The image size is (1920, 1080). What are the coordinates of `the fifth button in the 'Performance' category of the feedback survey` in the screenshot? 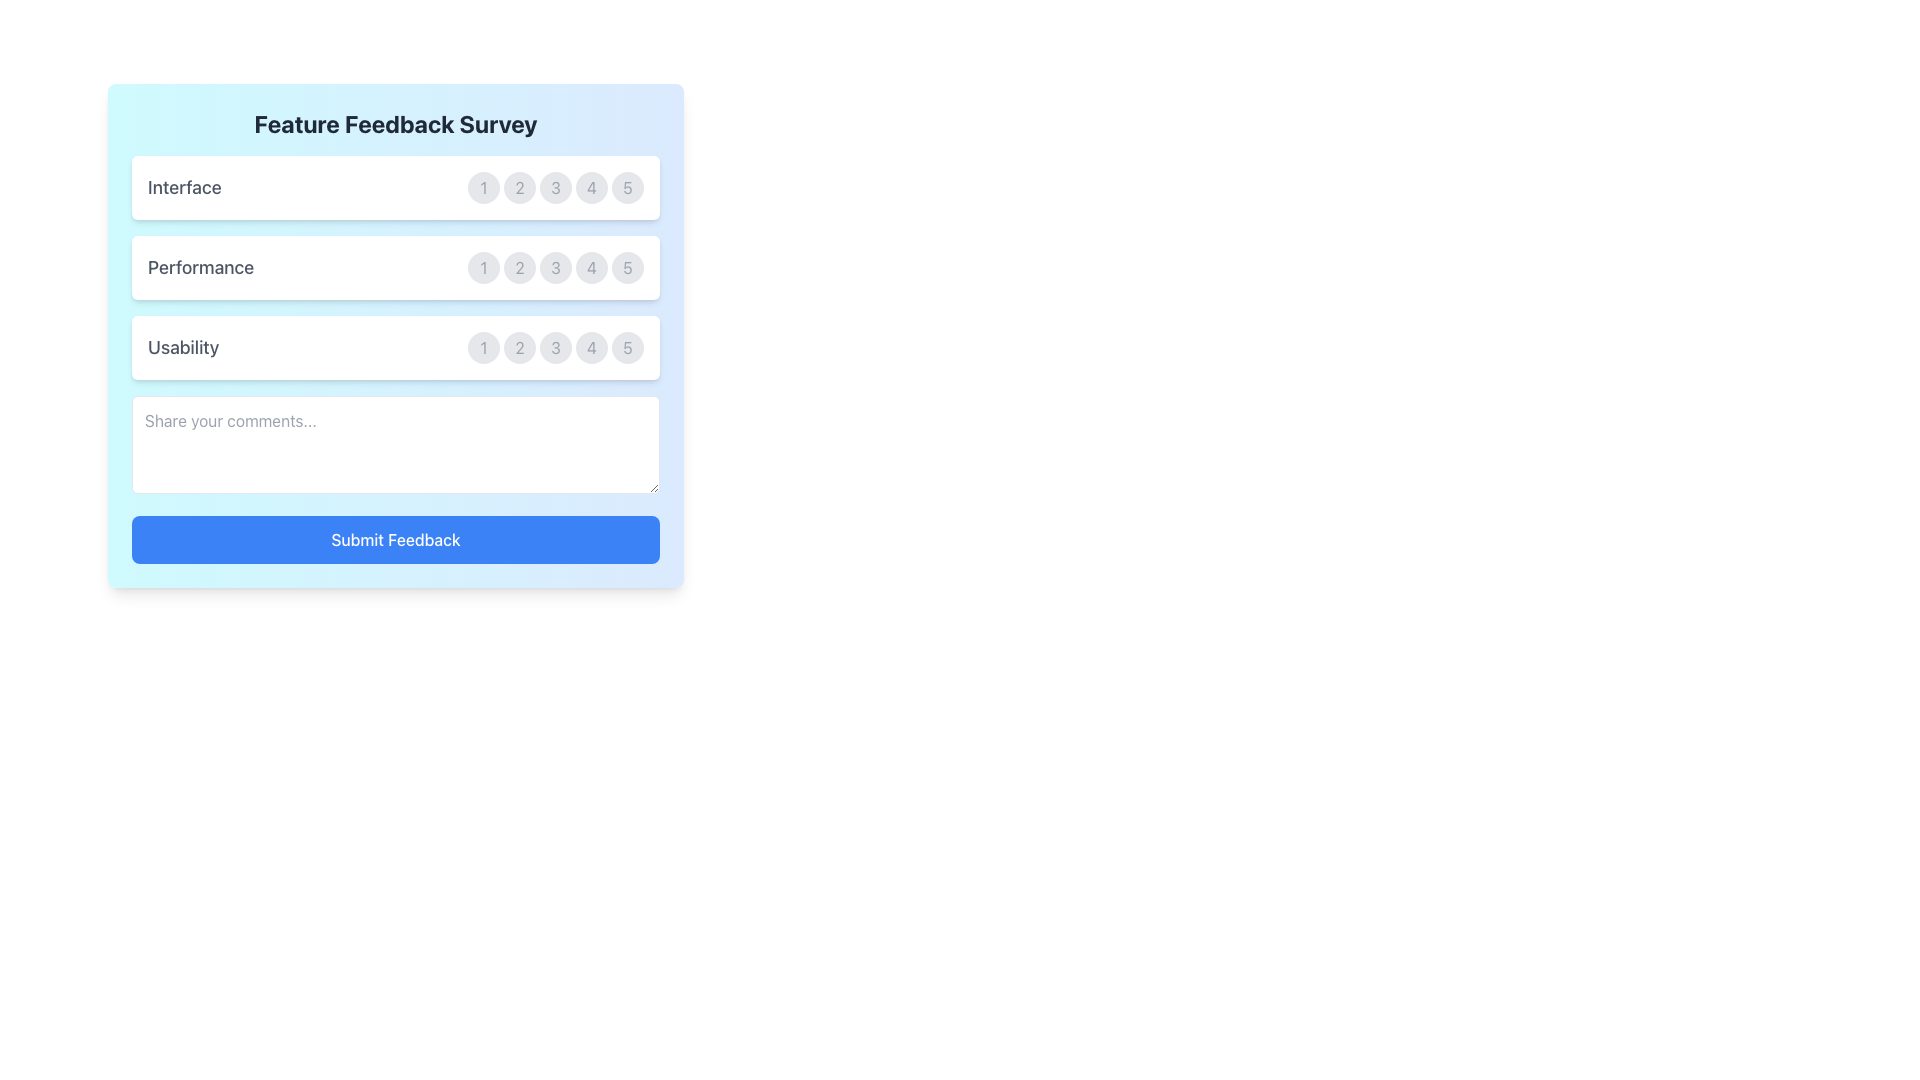 It's located at (627, 266).